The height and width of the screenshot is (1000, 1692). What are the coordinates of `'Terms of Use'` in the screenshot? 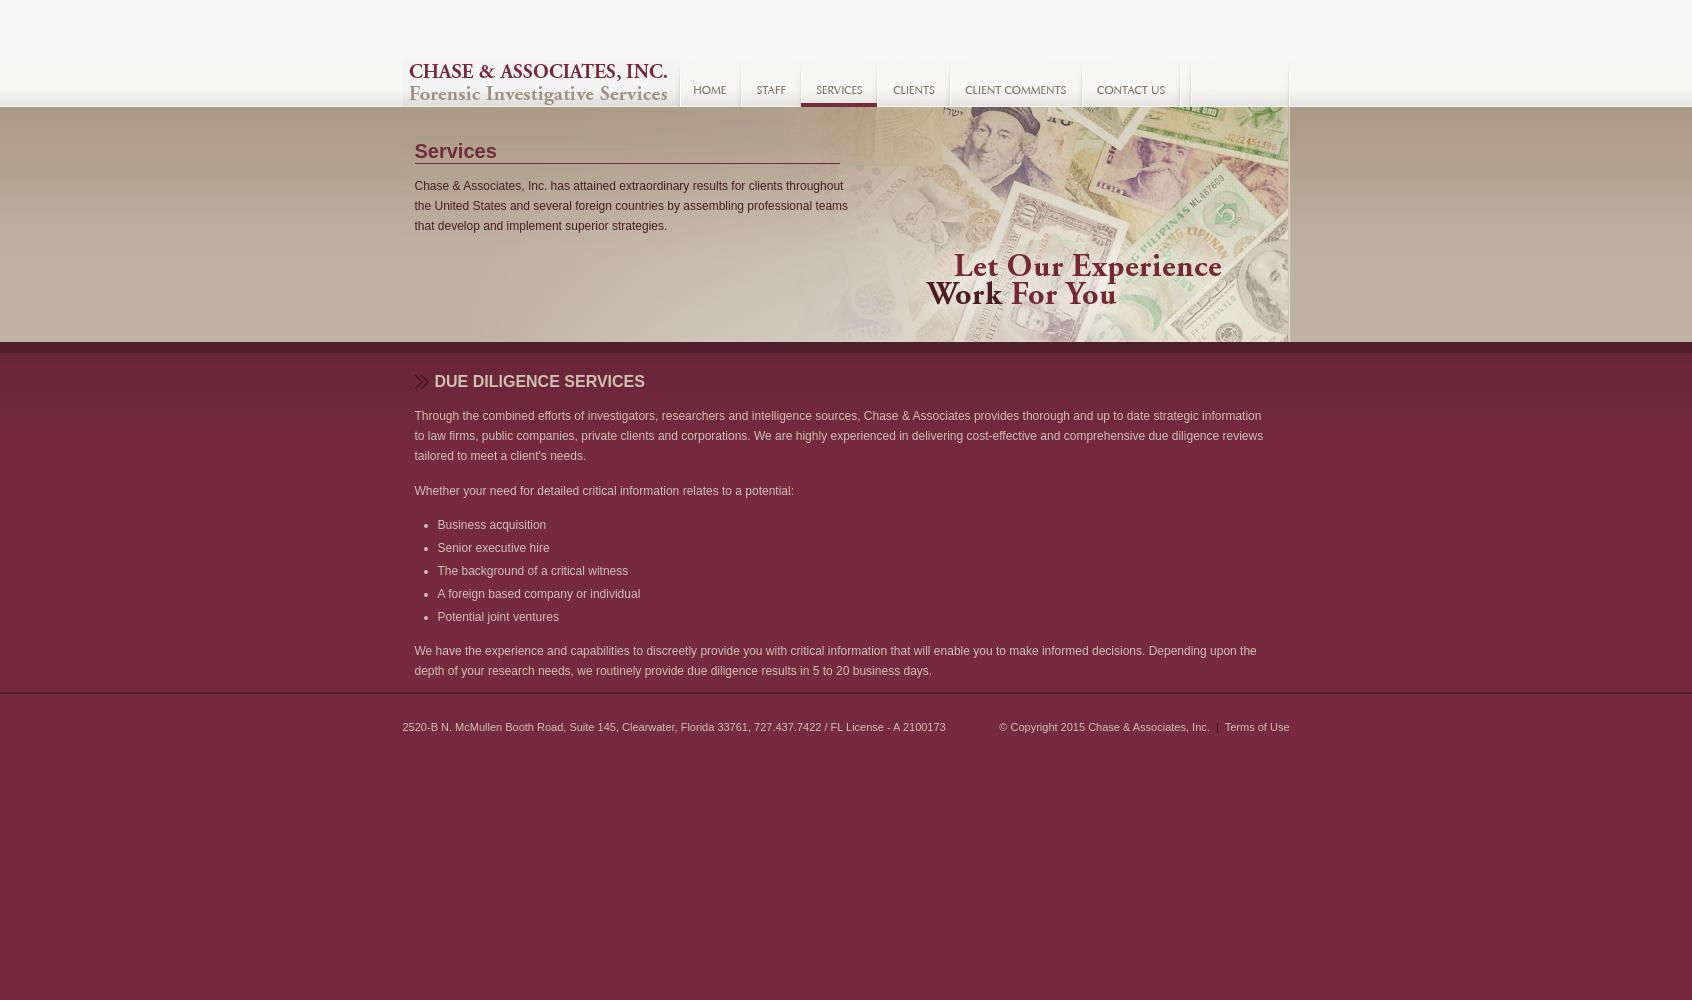 It's located at (1256, 726).